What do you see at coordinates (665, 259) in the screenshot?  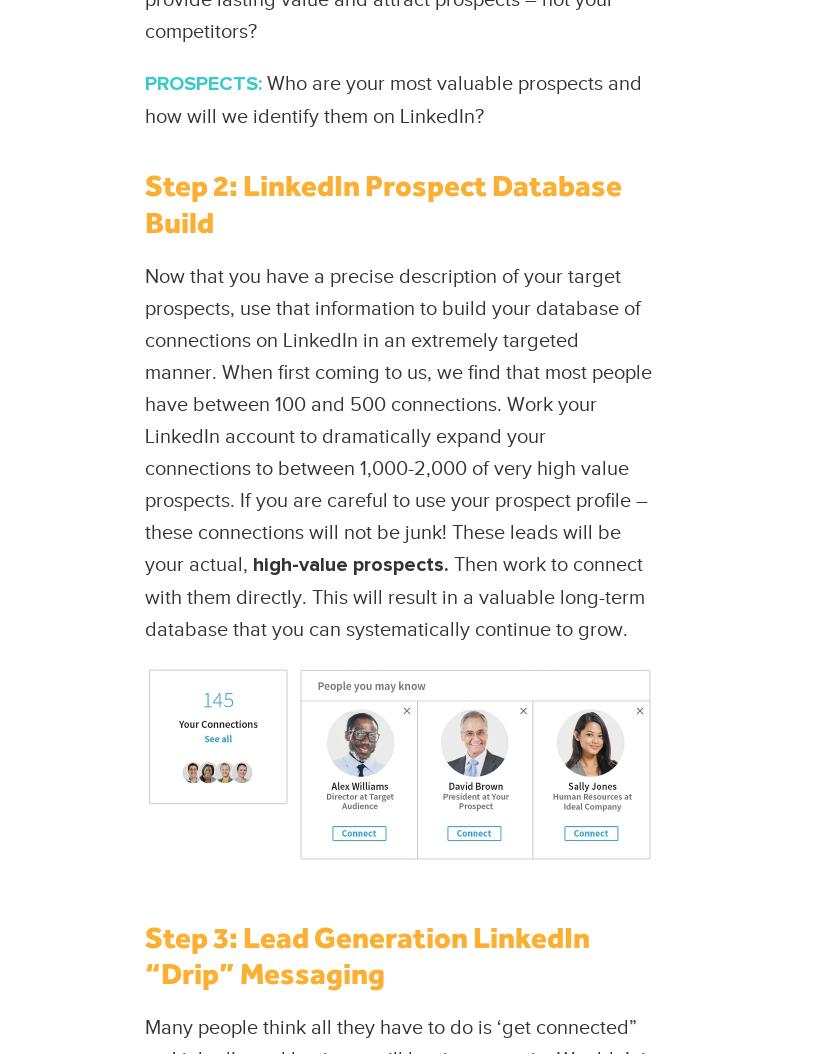 I see `'Contact Us'` at bounding box center [665, 259].